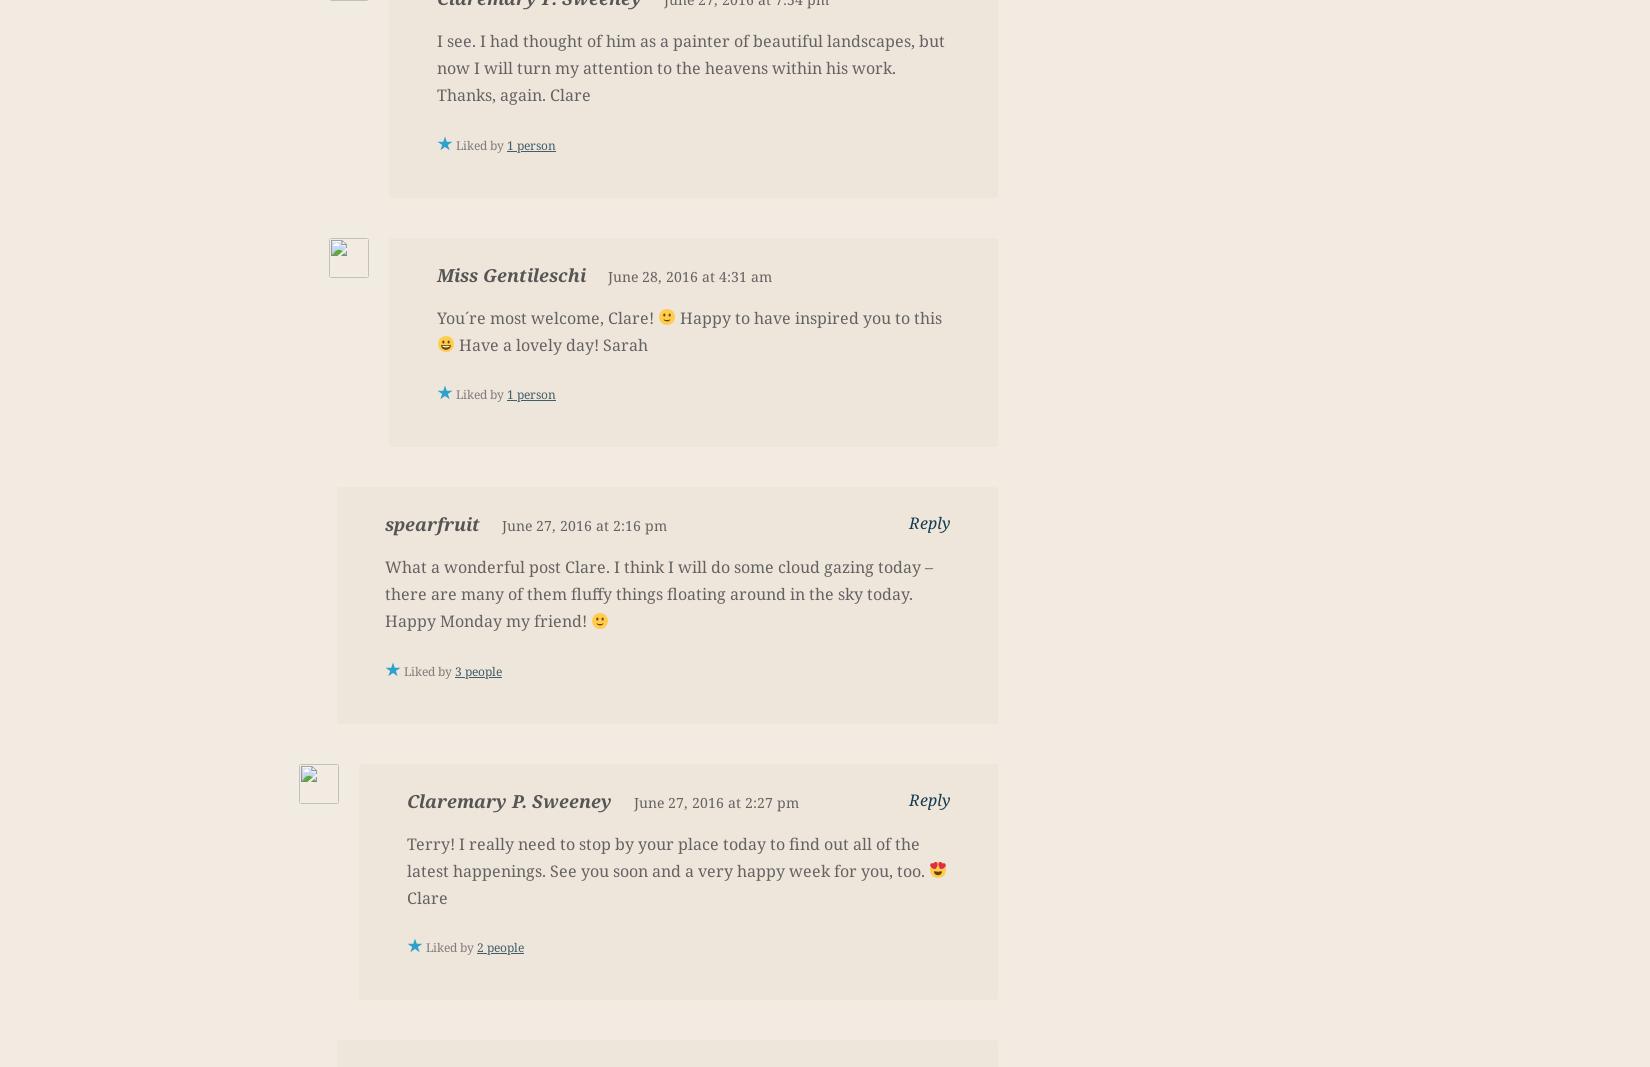 The width and height of the screenshot is (1650, 1067). I want to click on 'Miss Gentileschi', so click(510, 274).